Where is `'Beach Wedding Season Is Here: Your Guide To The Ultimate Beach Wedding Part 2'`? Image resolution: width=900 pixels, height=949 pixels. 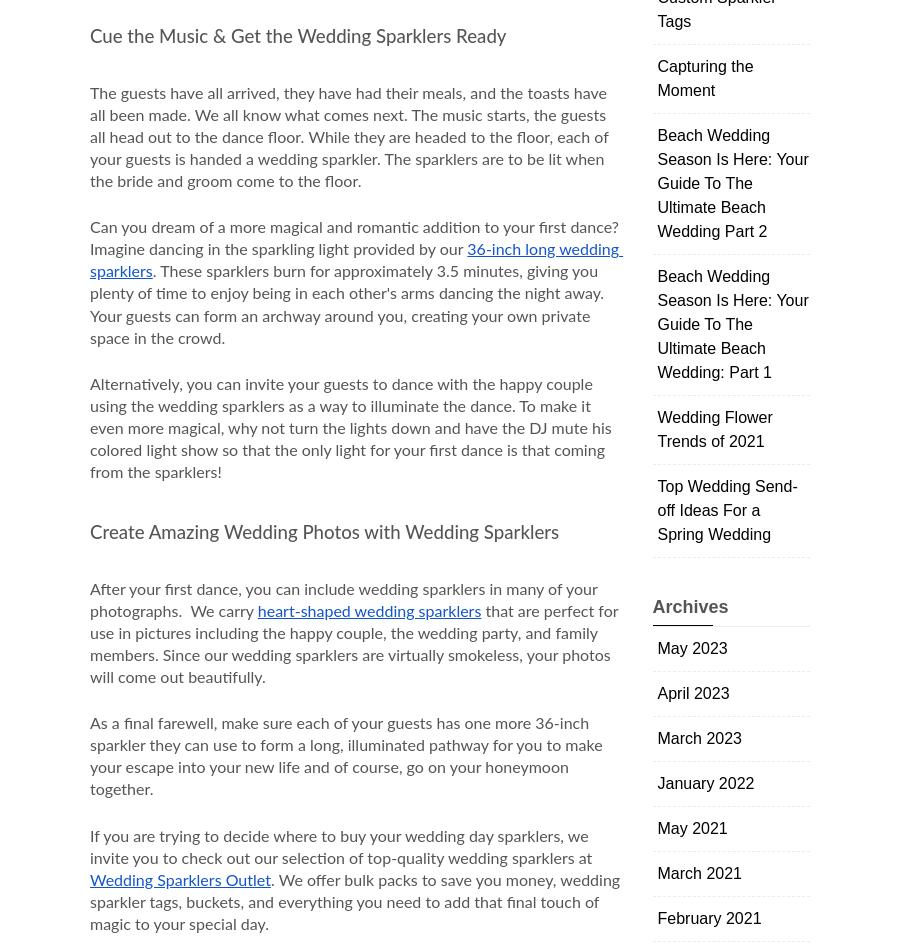 'Beach Wedding Season Is Here: Your Guide To The Ultimate Beach Wedding Part 2' is located at coordinates (657, 182).